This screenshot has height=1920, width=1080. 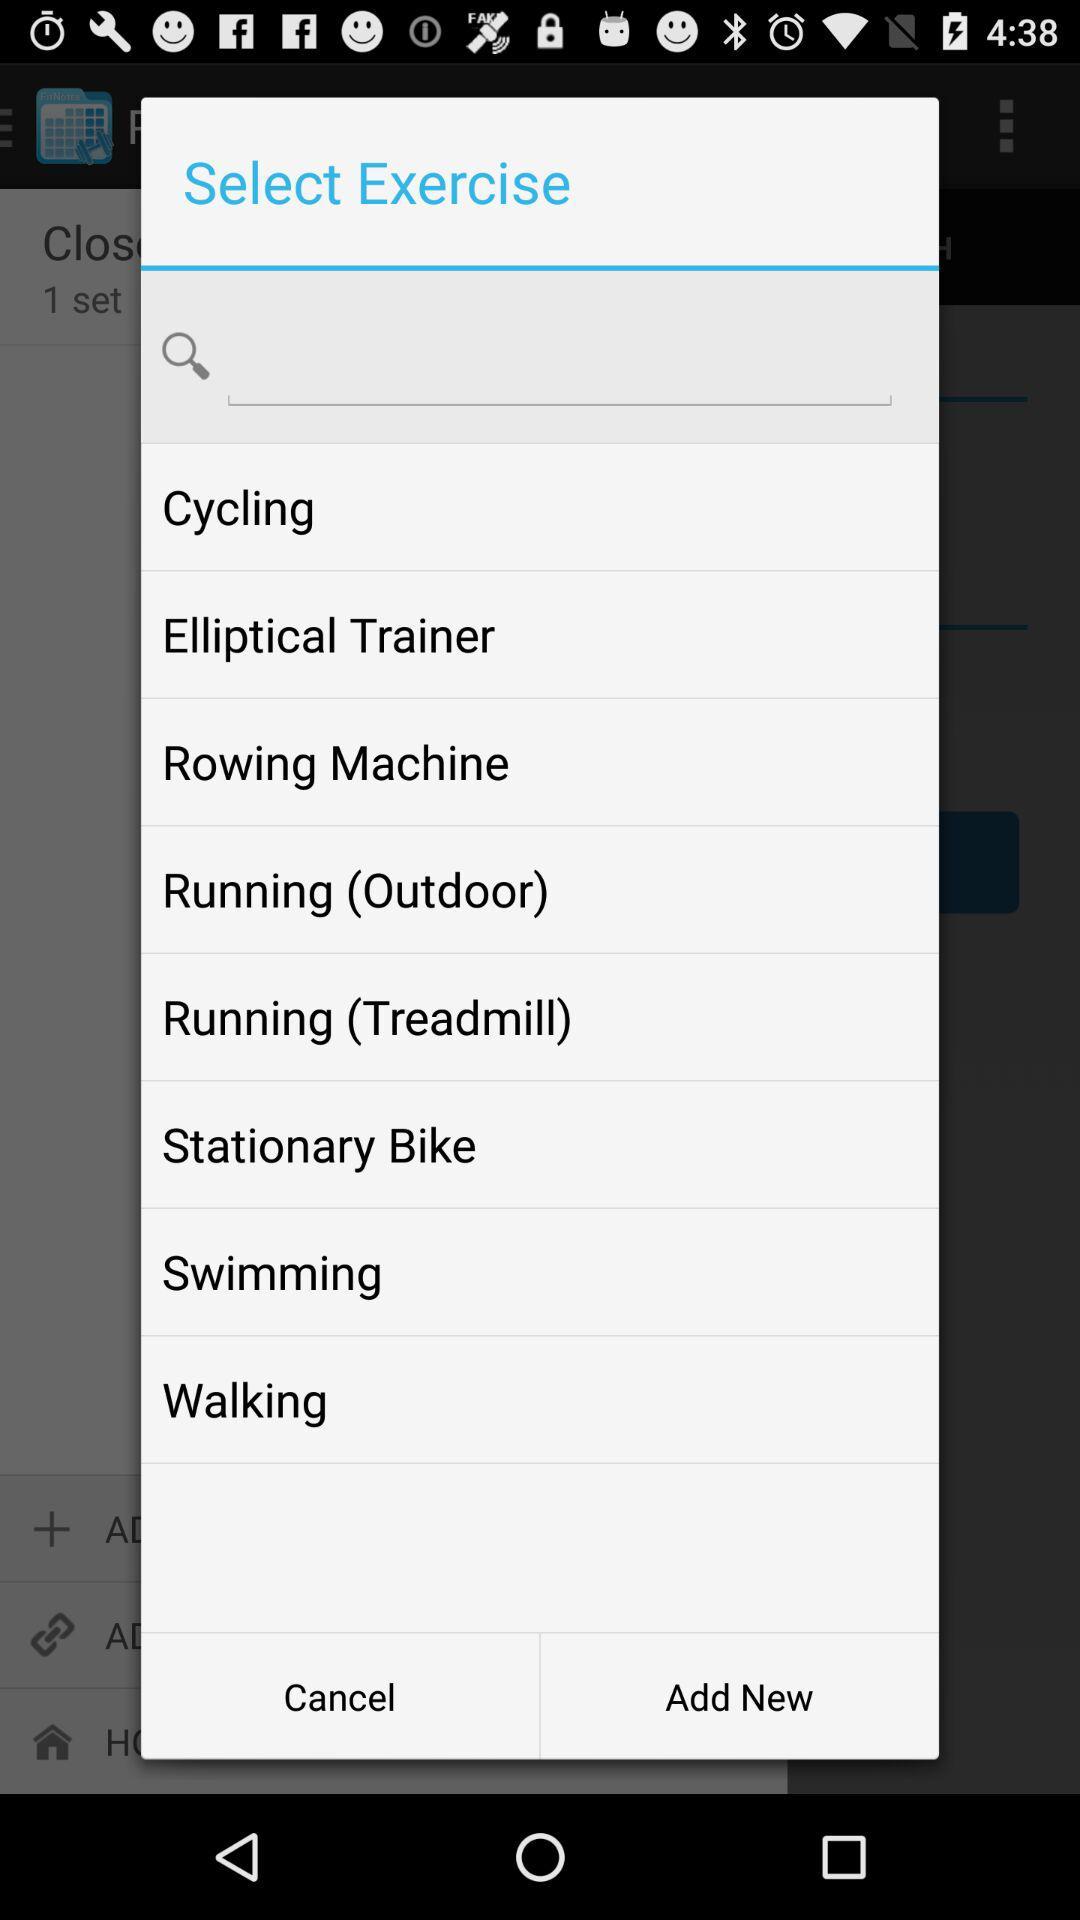 What do you see at coordinates (540, 1398) in the screenshot?
I see `item at the bottom` at bounding box center [540, 1398].